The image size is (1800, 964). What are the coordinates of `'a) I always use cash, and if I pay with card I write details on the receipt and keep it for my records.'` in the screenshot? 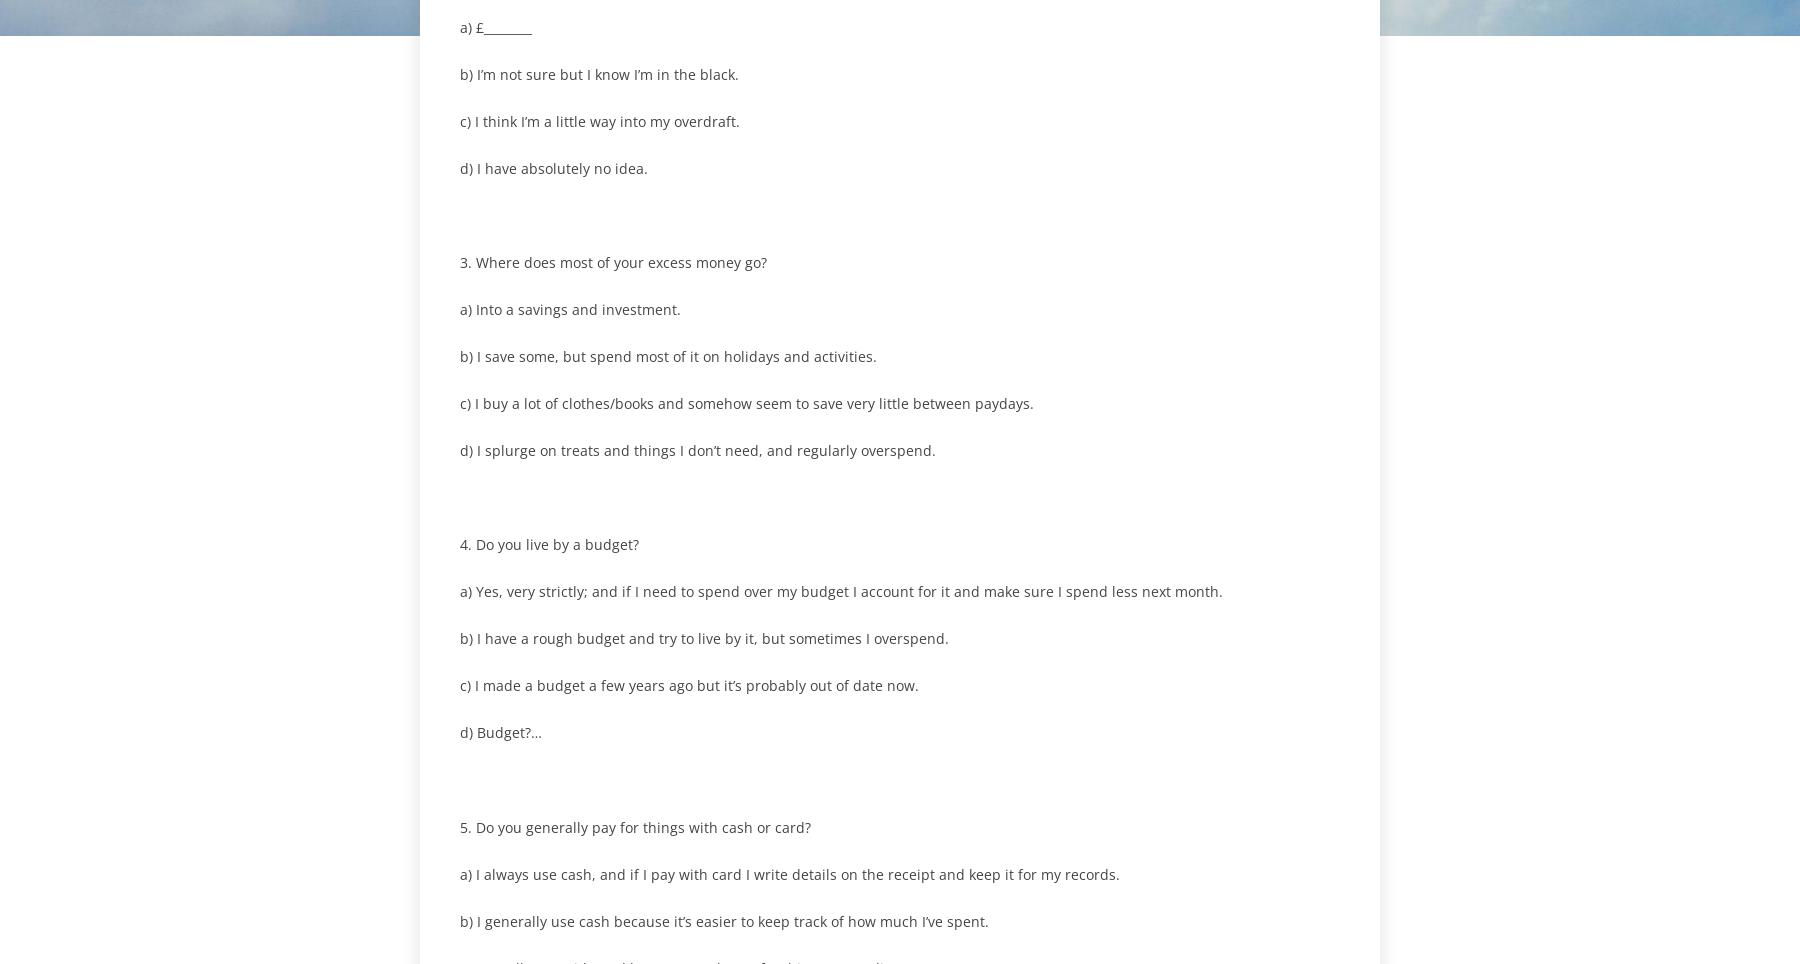 It's located at (790, 873).